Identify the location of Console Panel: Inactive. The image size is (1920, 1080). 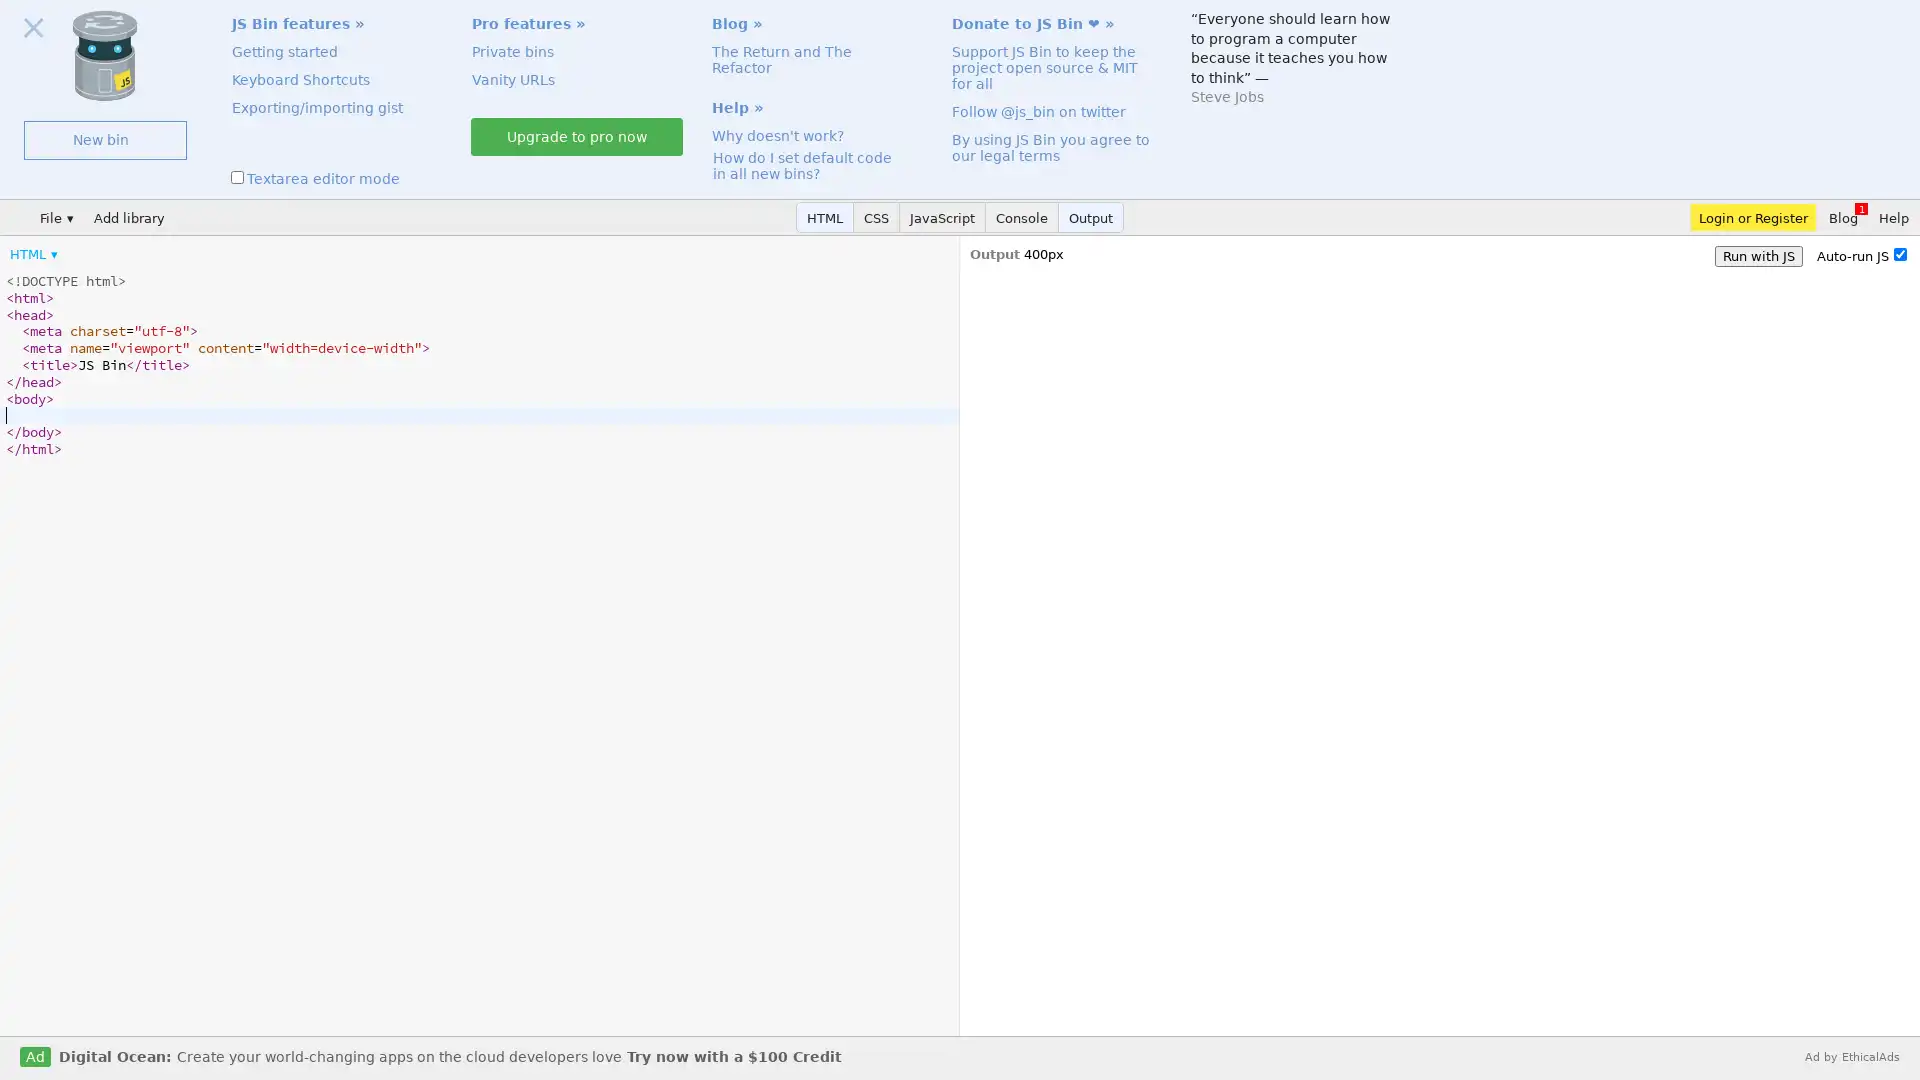
(1022, 217).